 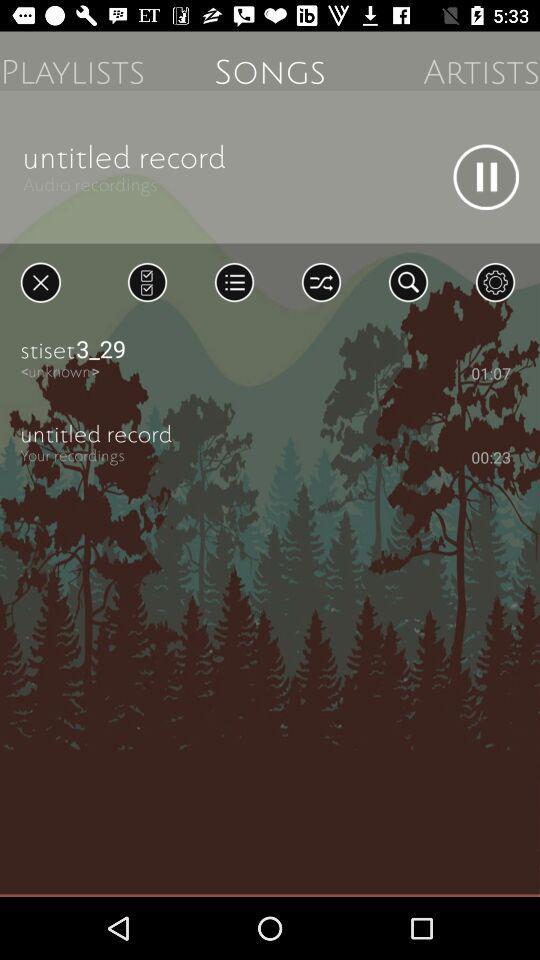 What do you see at coordinates (494, 281) in the screenshot?
I see `see additional settings` at bounding box center [494, 281].